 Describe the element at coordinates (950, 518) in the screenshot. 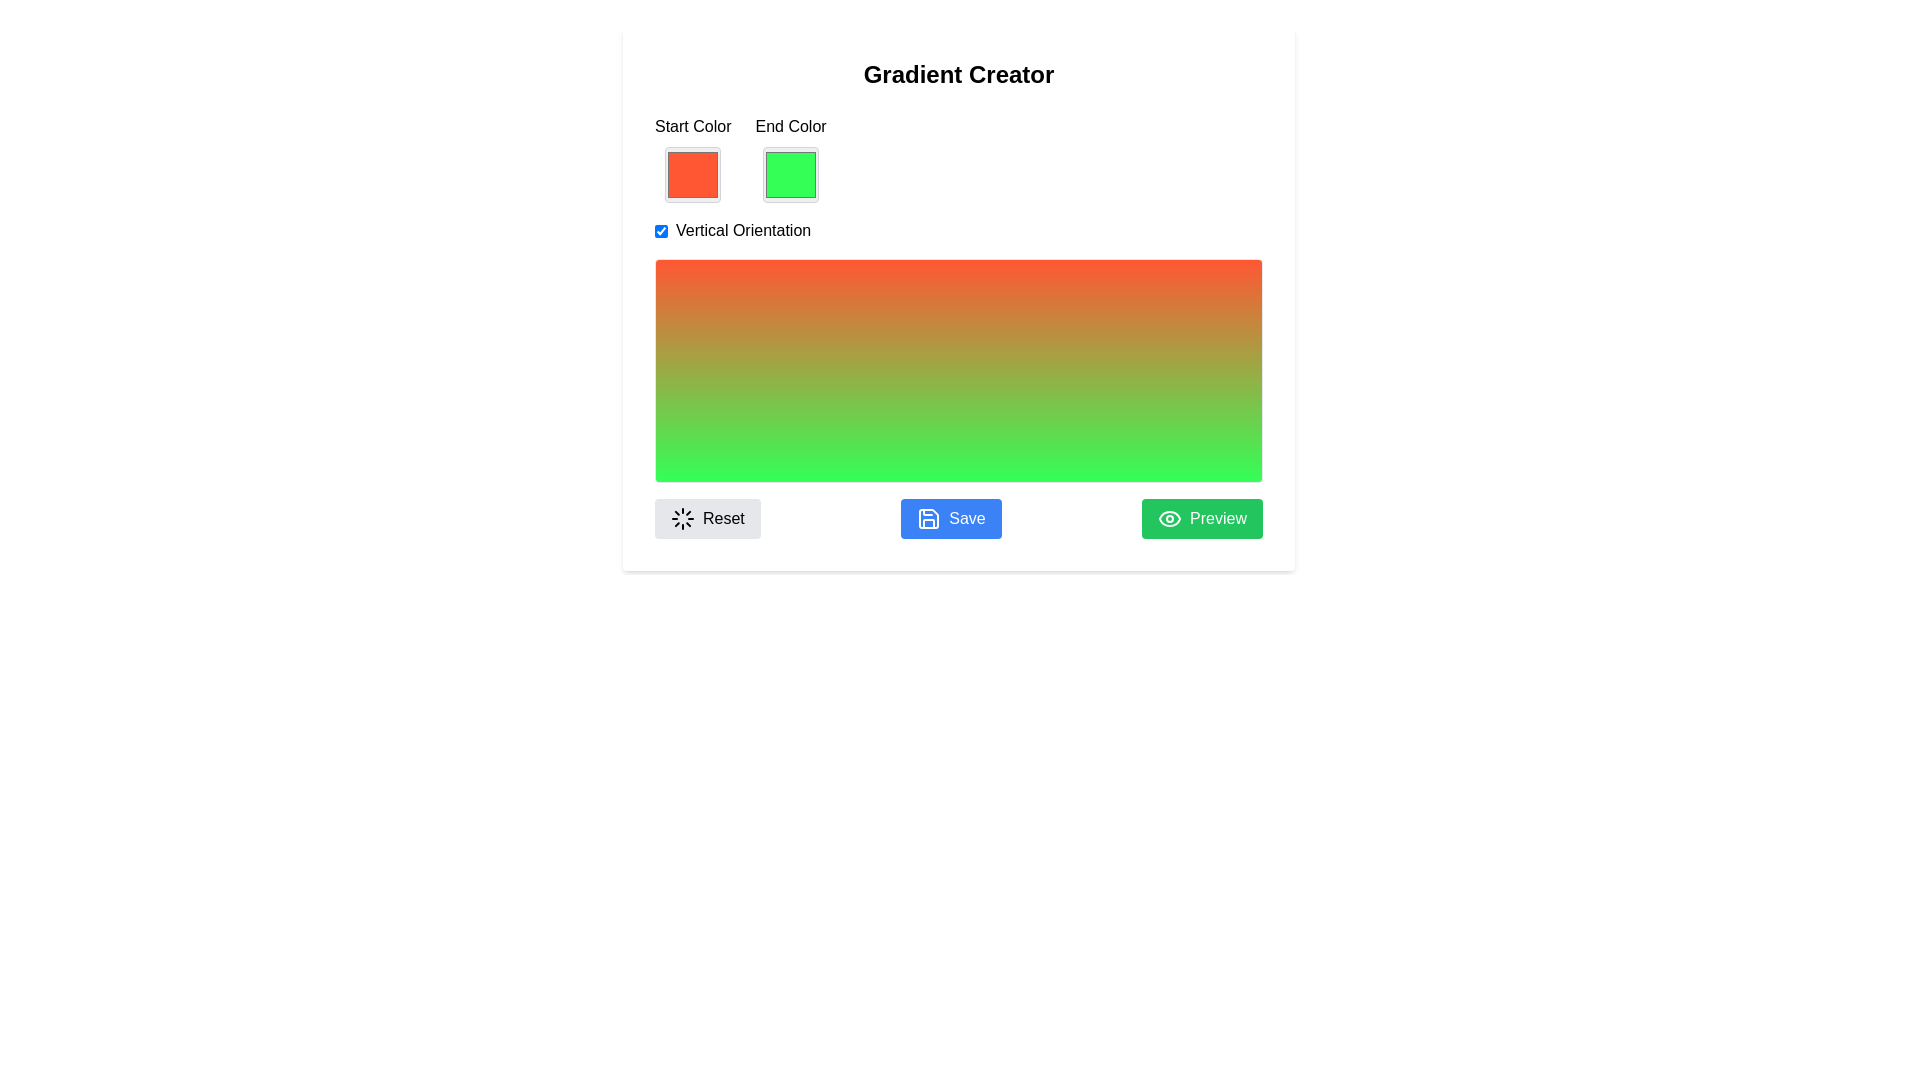

I see `the 'Save' button located between the 'Reset' and 'Preview' buttons in the 'Gradient Creator' application` at that location.